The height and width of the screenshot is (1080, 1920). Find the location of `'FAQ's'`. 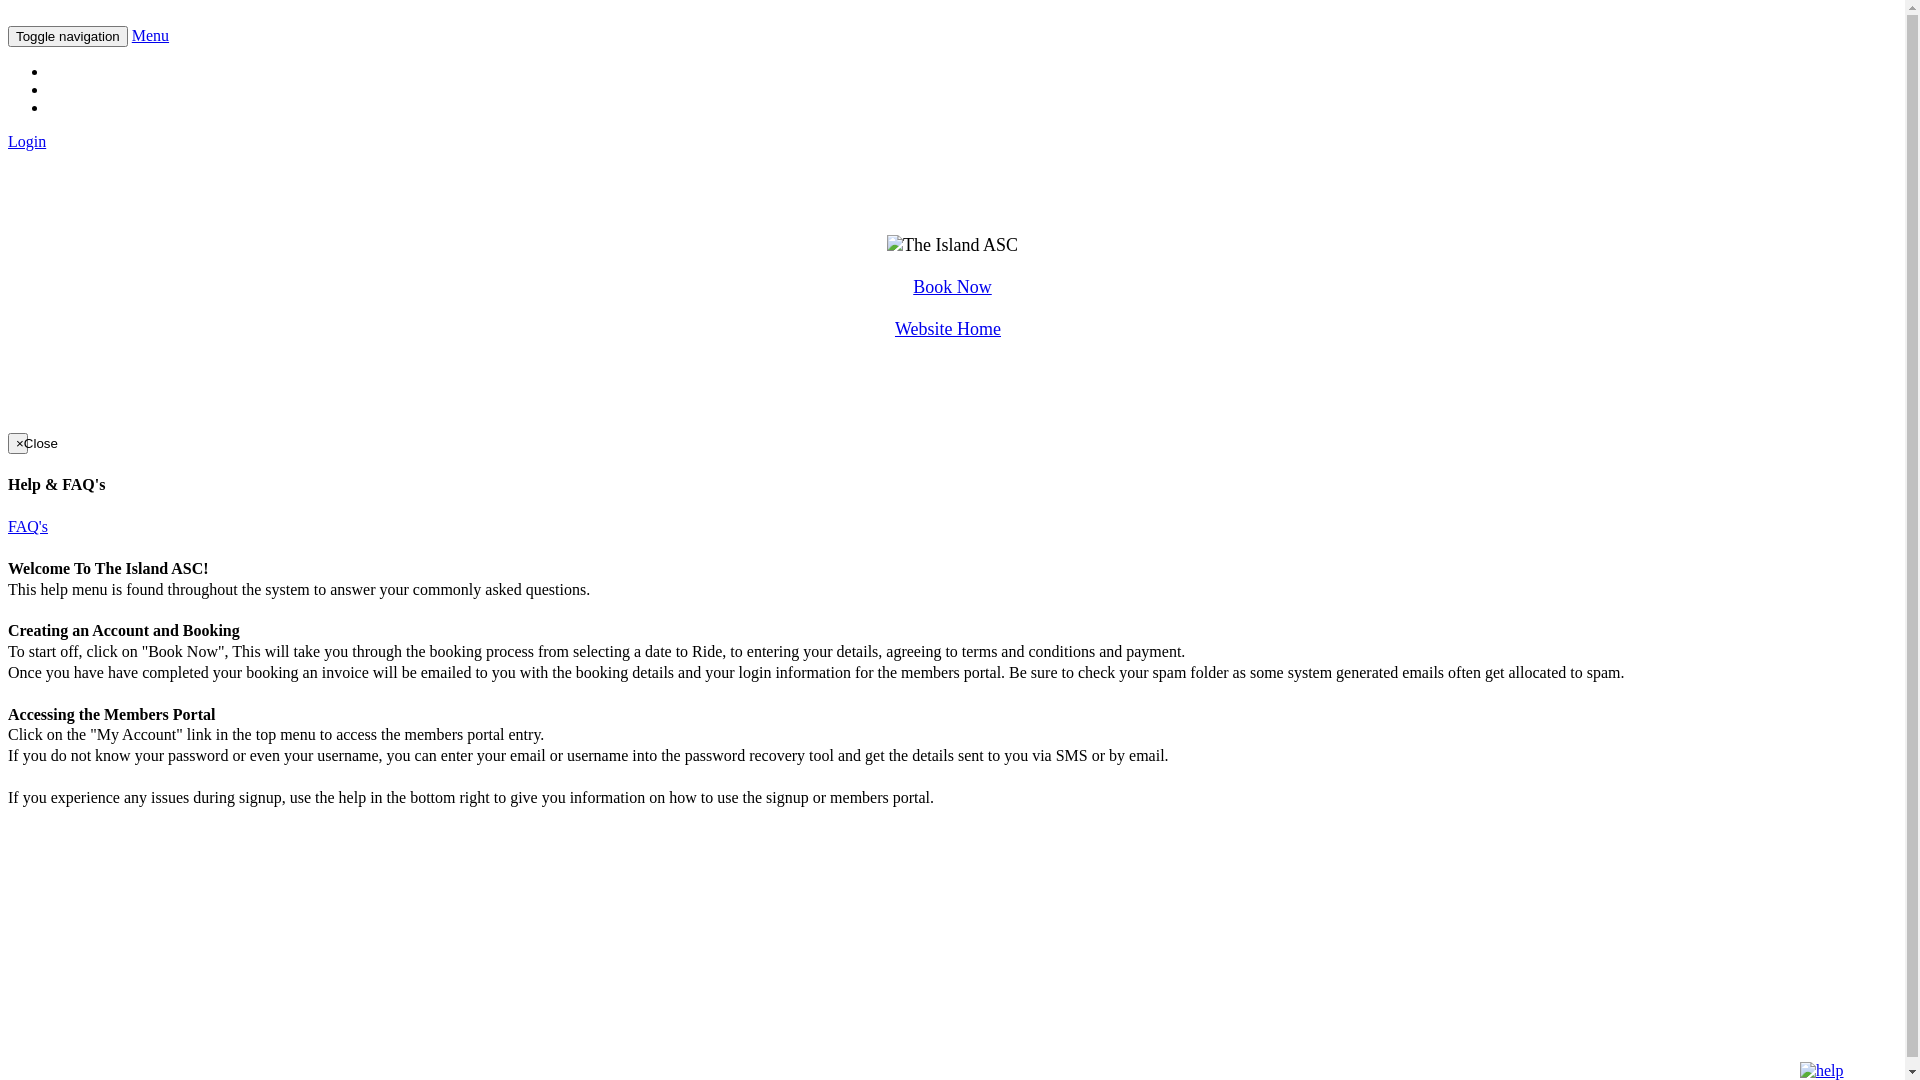

'FAQ's' is located at coordinates (28, 525).